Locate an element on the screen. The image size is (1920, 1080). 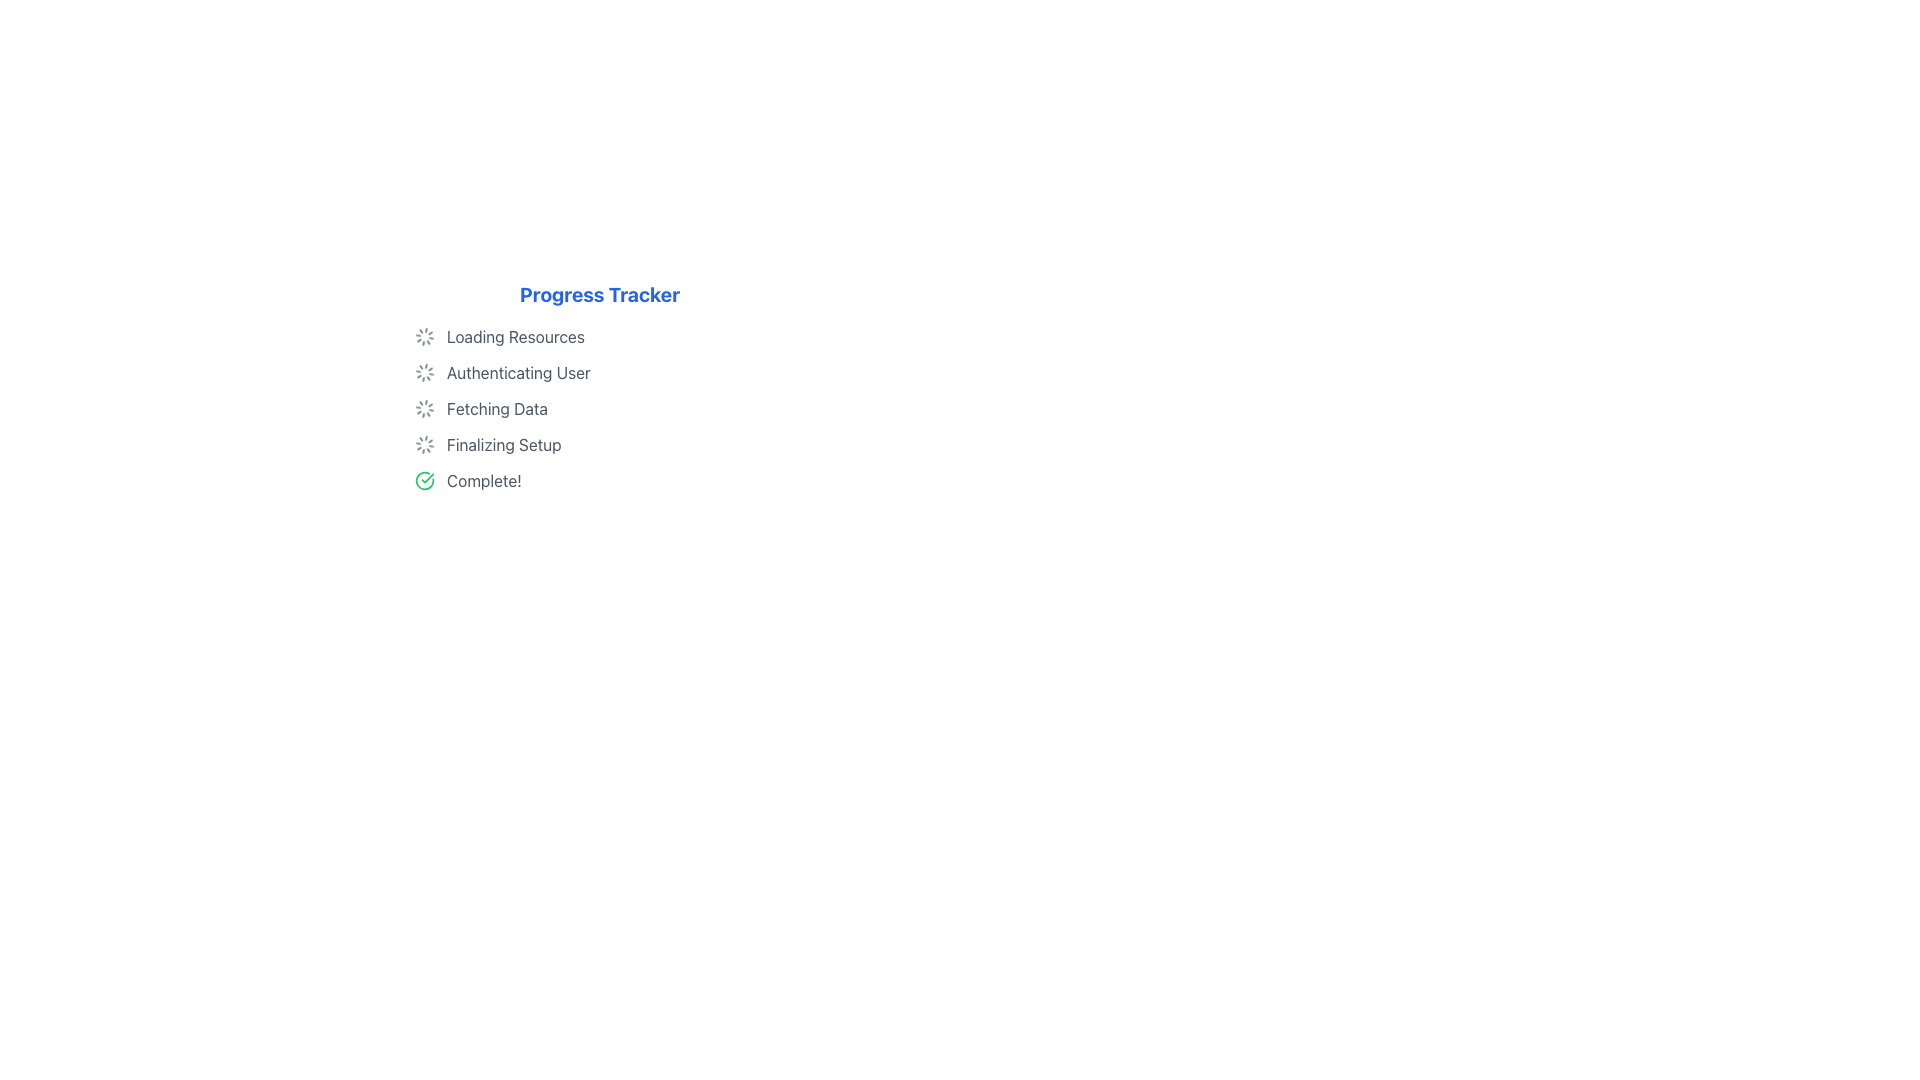
the second item of the Progress Tracker list, which indicates the current status of the authentication process is located at coordinates (599, 373).